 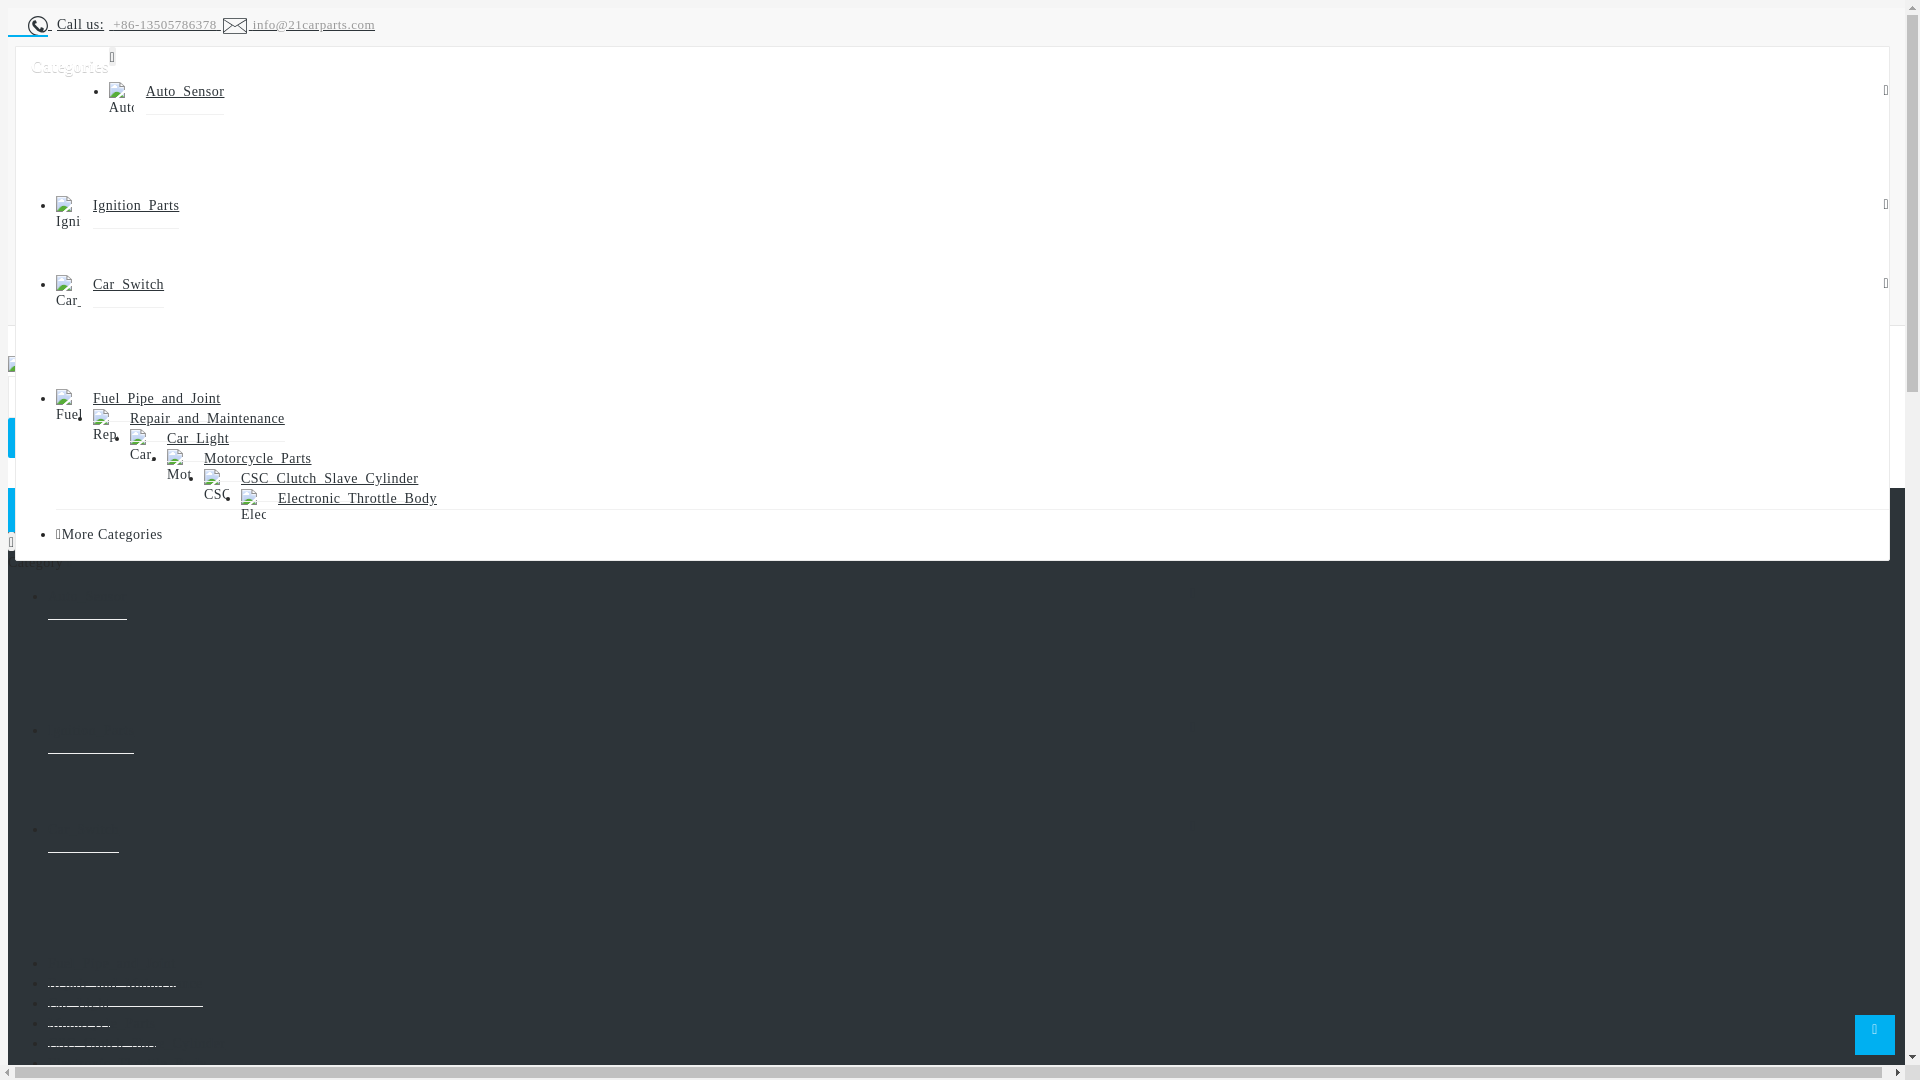 I want to click on 'Call us: +86-13505786378', so click(x=123, y=24).